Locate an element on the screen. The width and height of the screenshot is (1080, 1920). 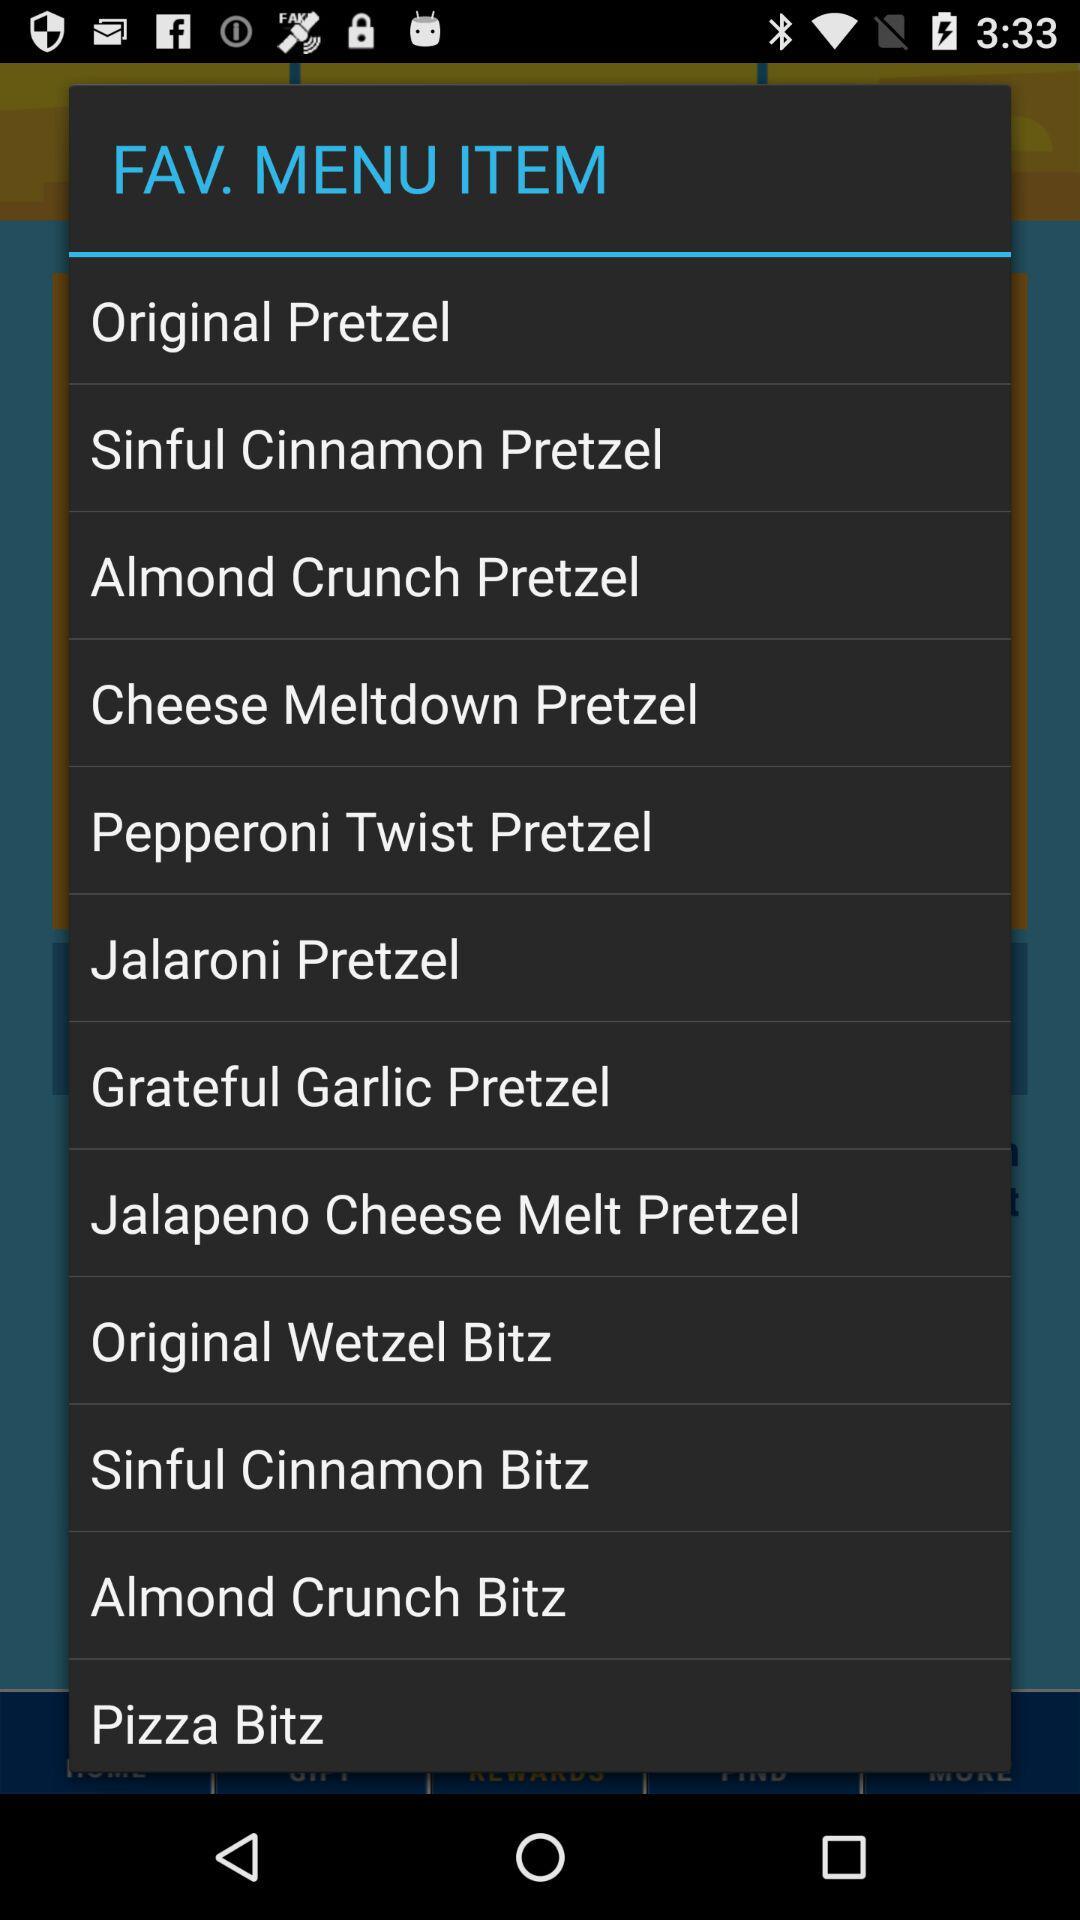
original pretzel app is located at coordinates (540, 320).